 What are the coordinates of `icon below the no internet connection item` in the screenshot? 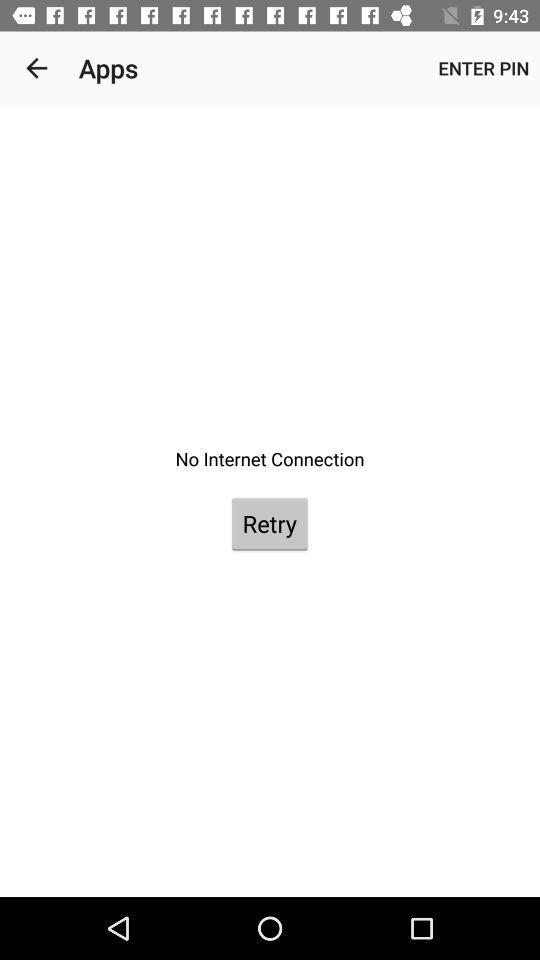 It's located at (269, 522).